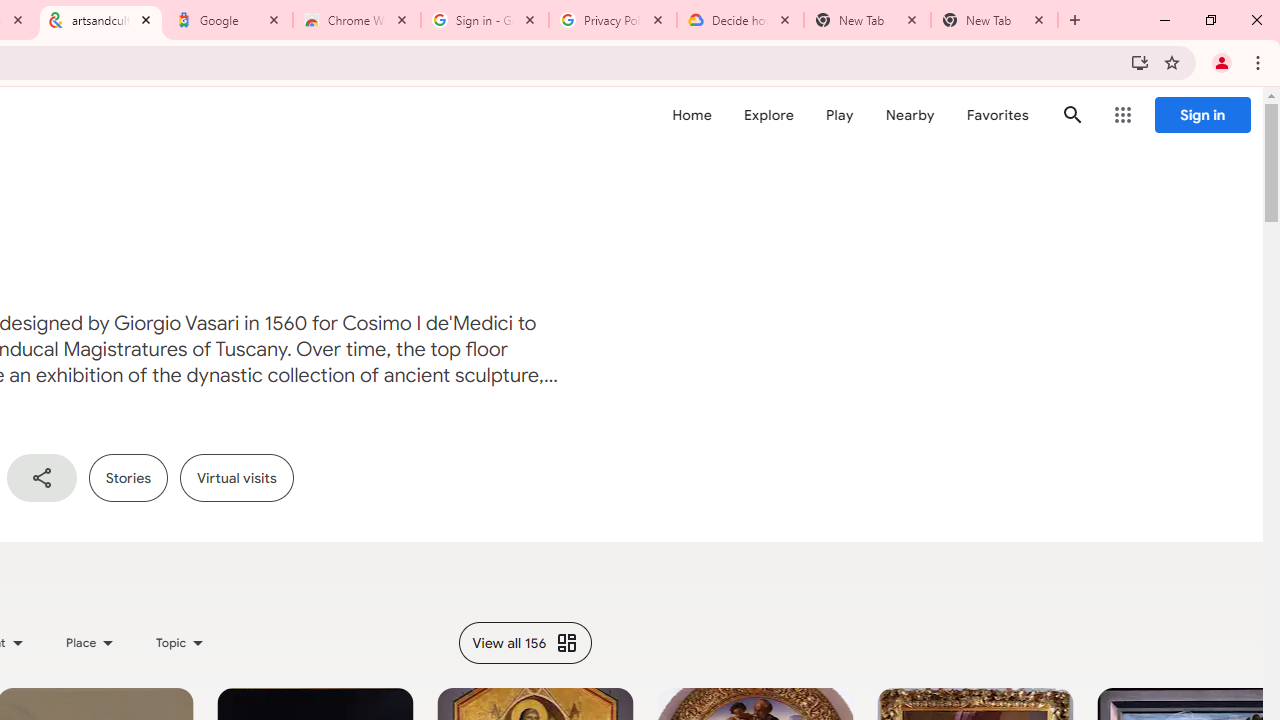 Image resolution: width=1280 pixels, height=720 pixels. Describe the element at coordinates (357, 20) in the screenshot. I see `'Chrome Web Store - Color themes by Chrome'` at that location.